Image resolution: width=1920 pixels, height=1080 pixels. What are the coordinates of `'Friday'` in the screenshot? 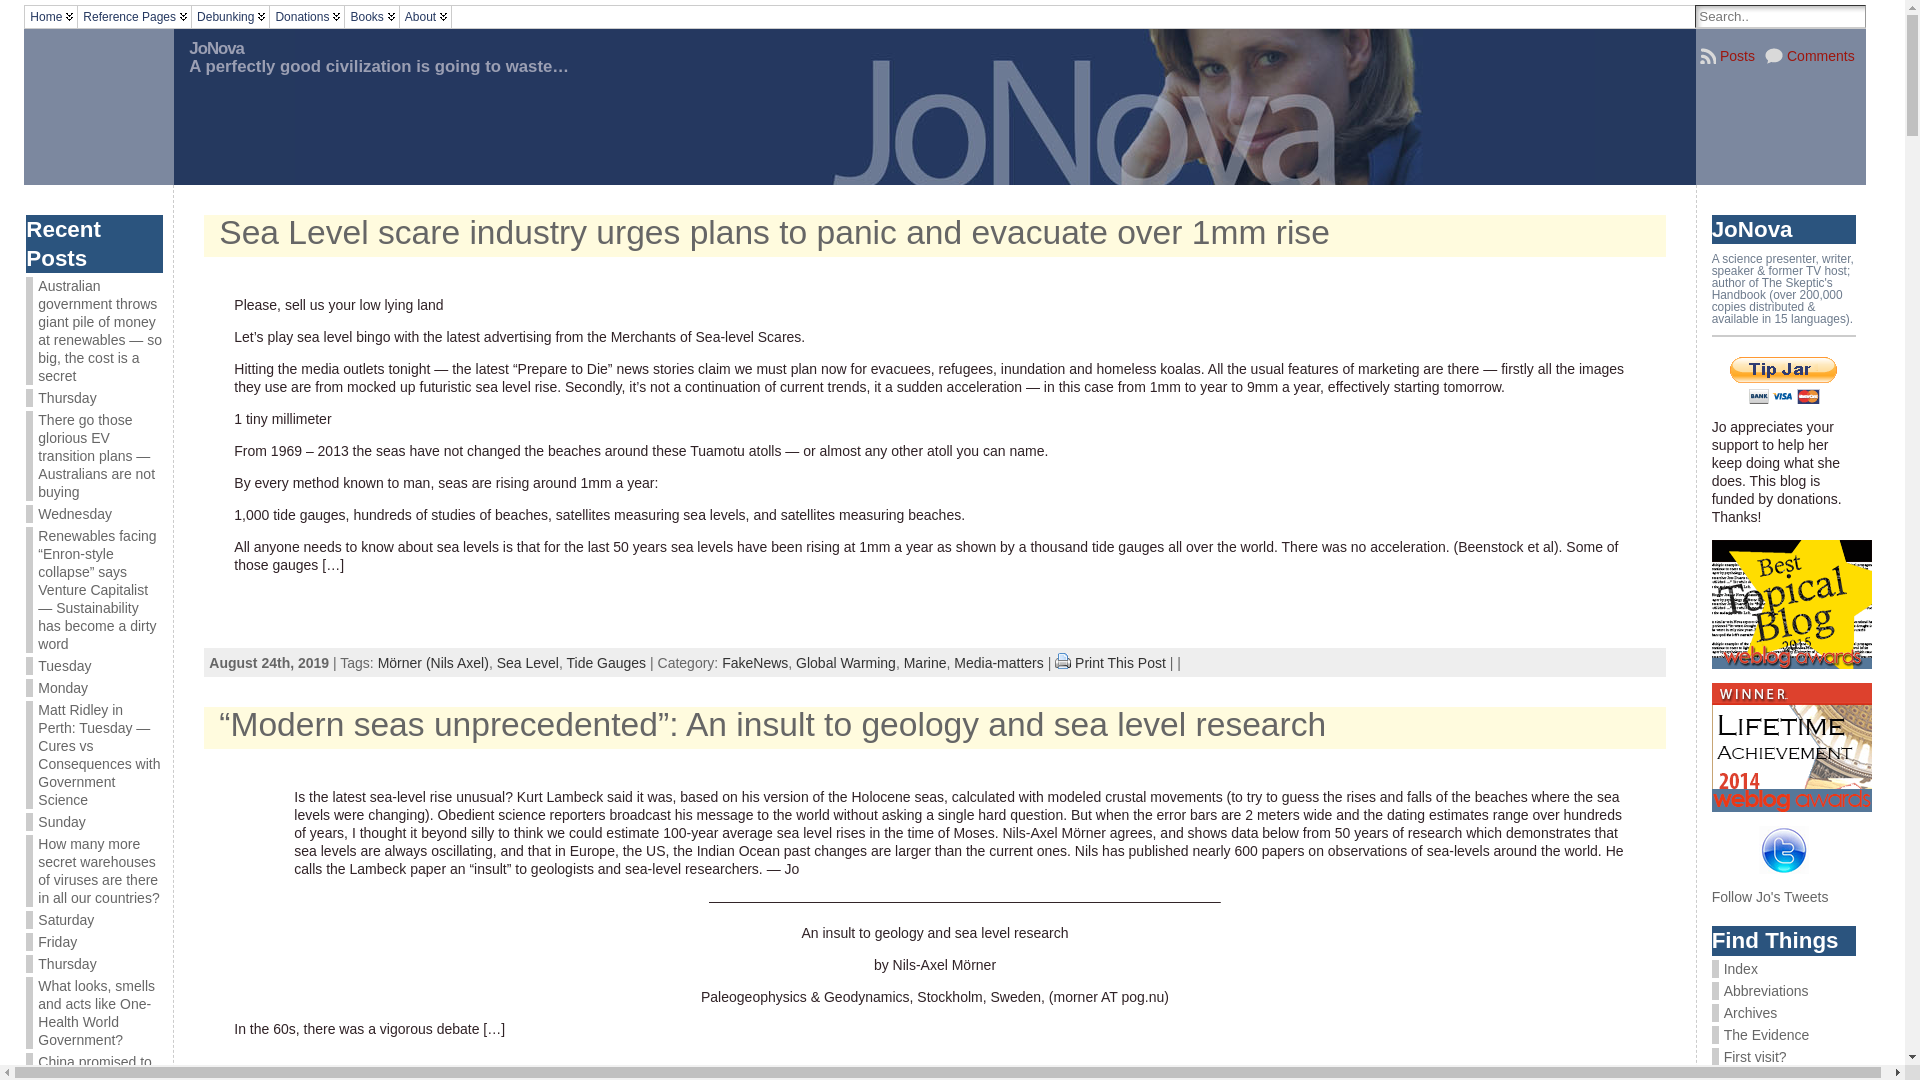 It's located at (38, 941).